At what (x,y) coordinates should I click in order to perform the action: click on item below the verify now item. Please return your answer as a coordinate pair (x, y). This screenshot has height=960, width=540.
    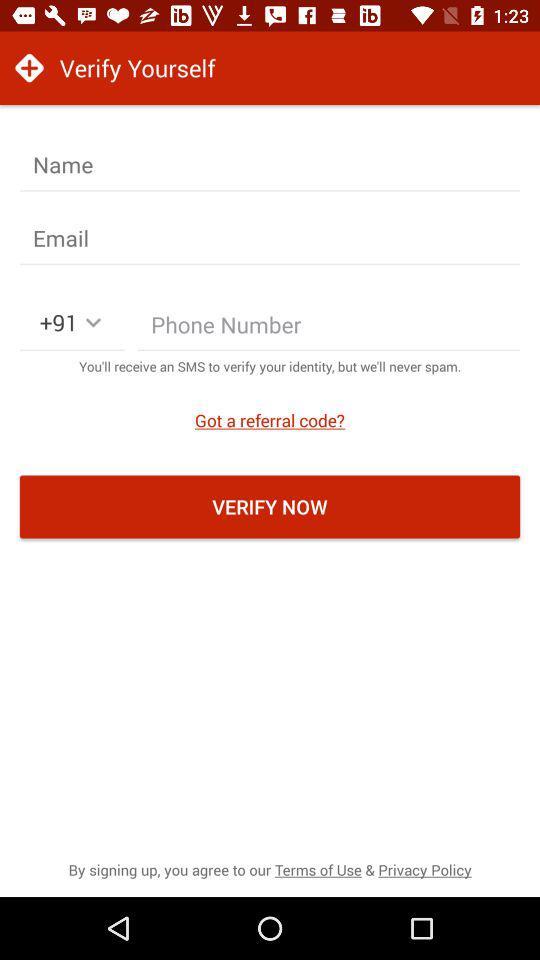
    Looking at the image, I should click on (270, 868).